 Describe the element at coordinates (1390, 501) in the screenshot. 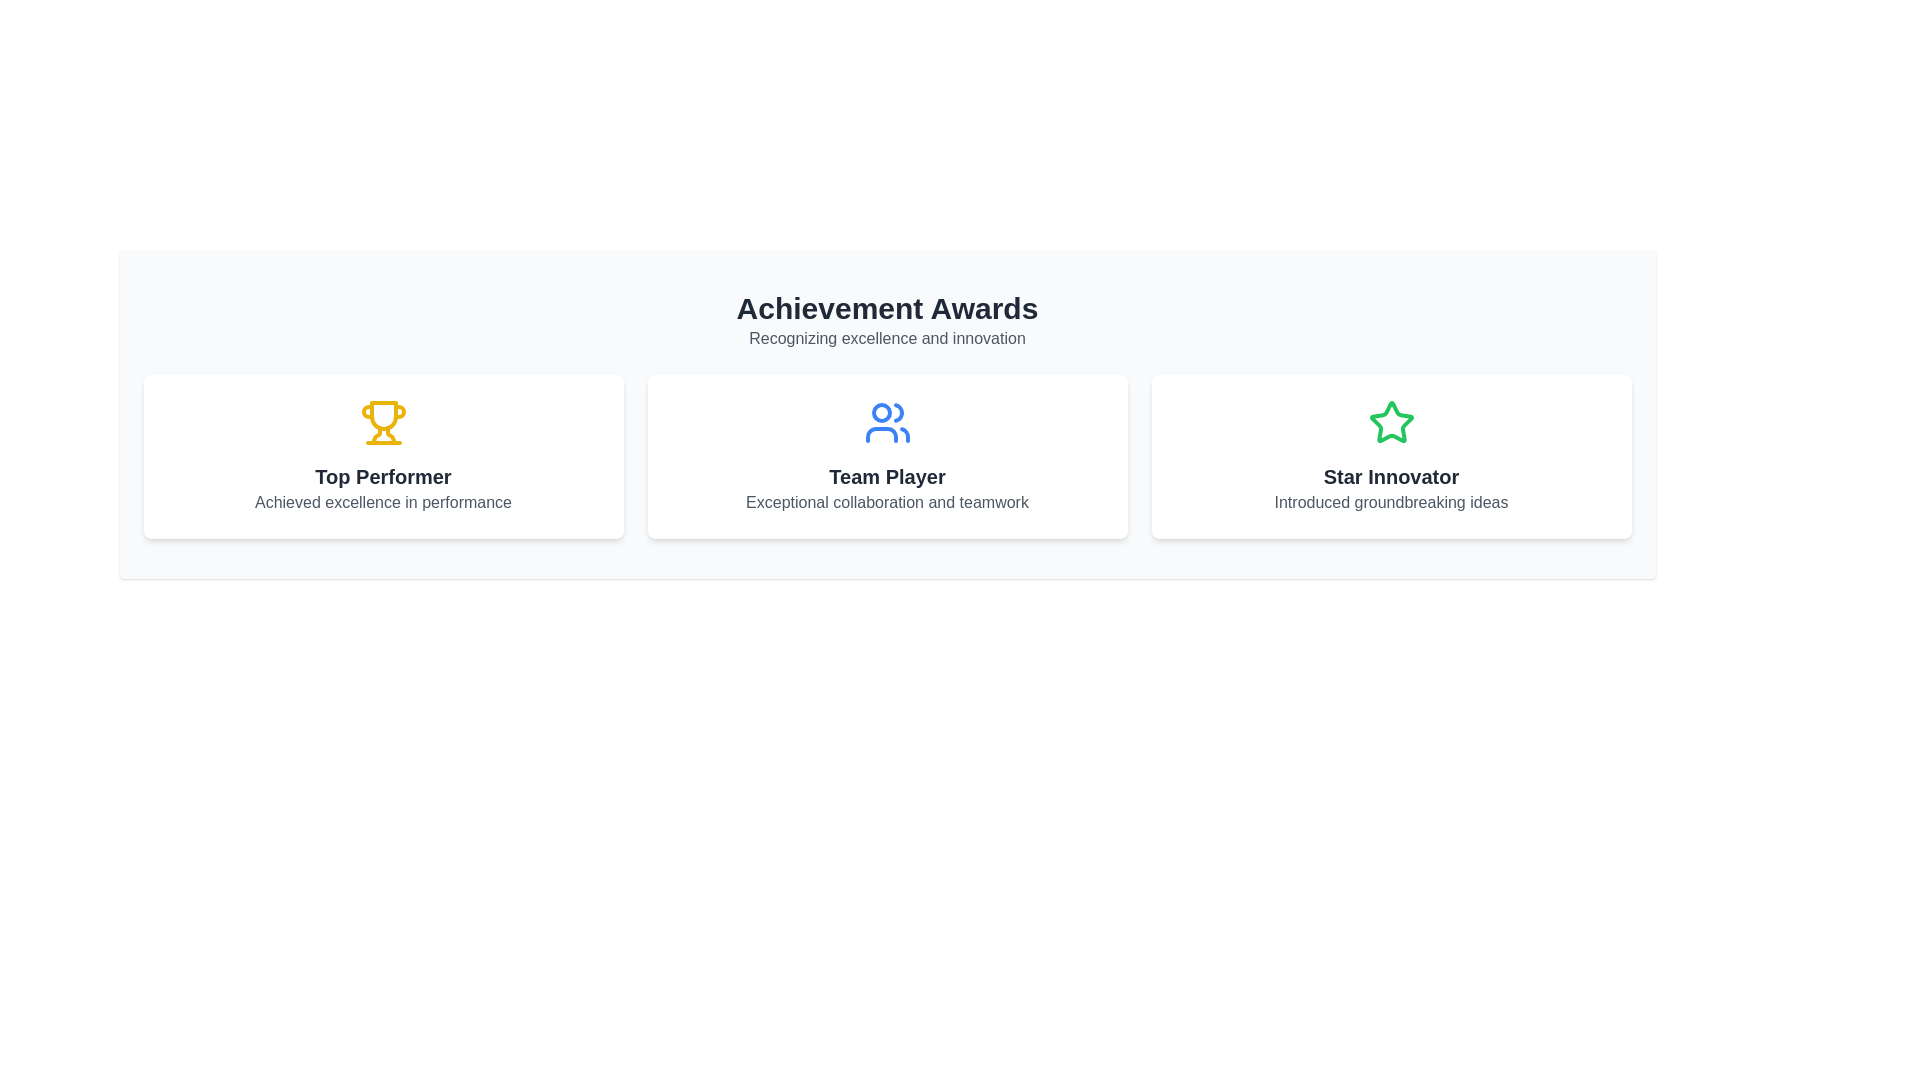

I see `the text string reading 'Introduced groundbreaking ideas' which is styled in gray and located within the rightmost card under the title 'Star Innovator'` at that location.